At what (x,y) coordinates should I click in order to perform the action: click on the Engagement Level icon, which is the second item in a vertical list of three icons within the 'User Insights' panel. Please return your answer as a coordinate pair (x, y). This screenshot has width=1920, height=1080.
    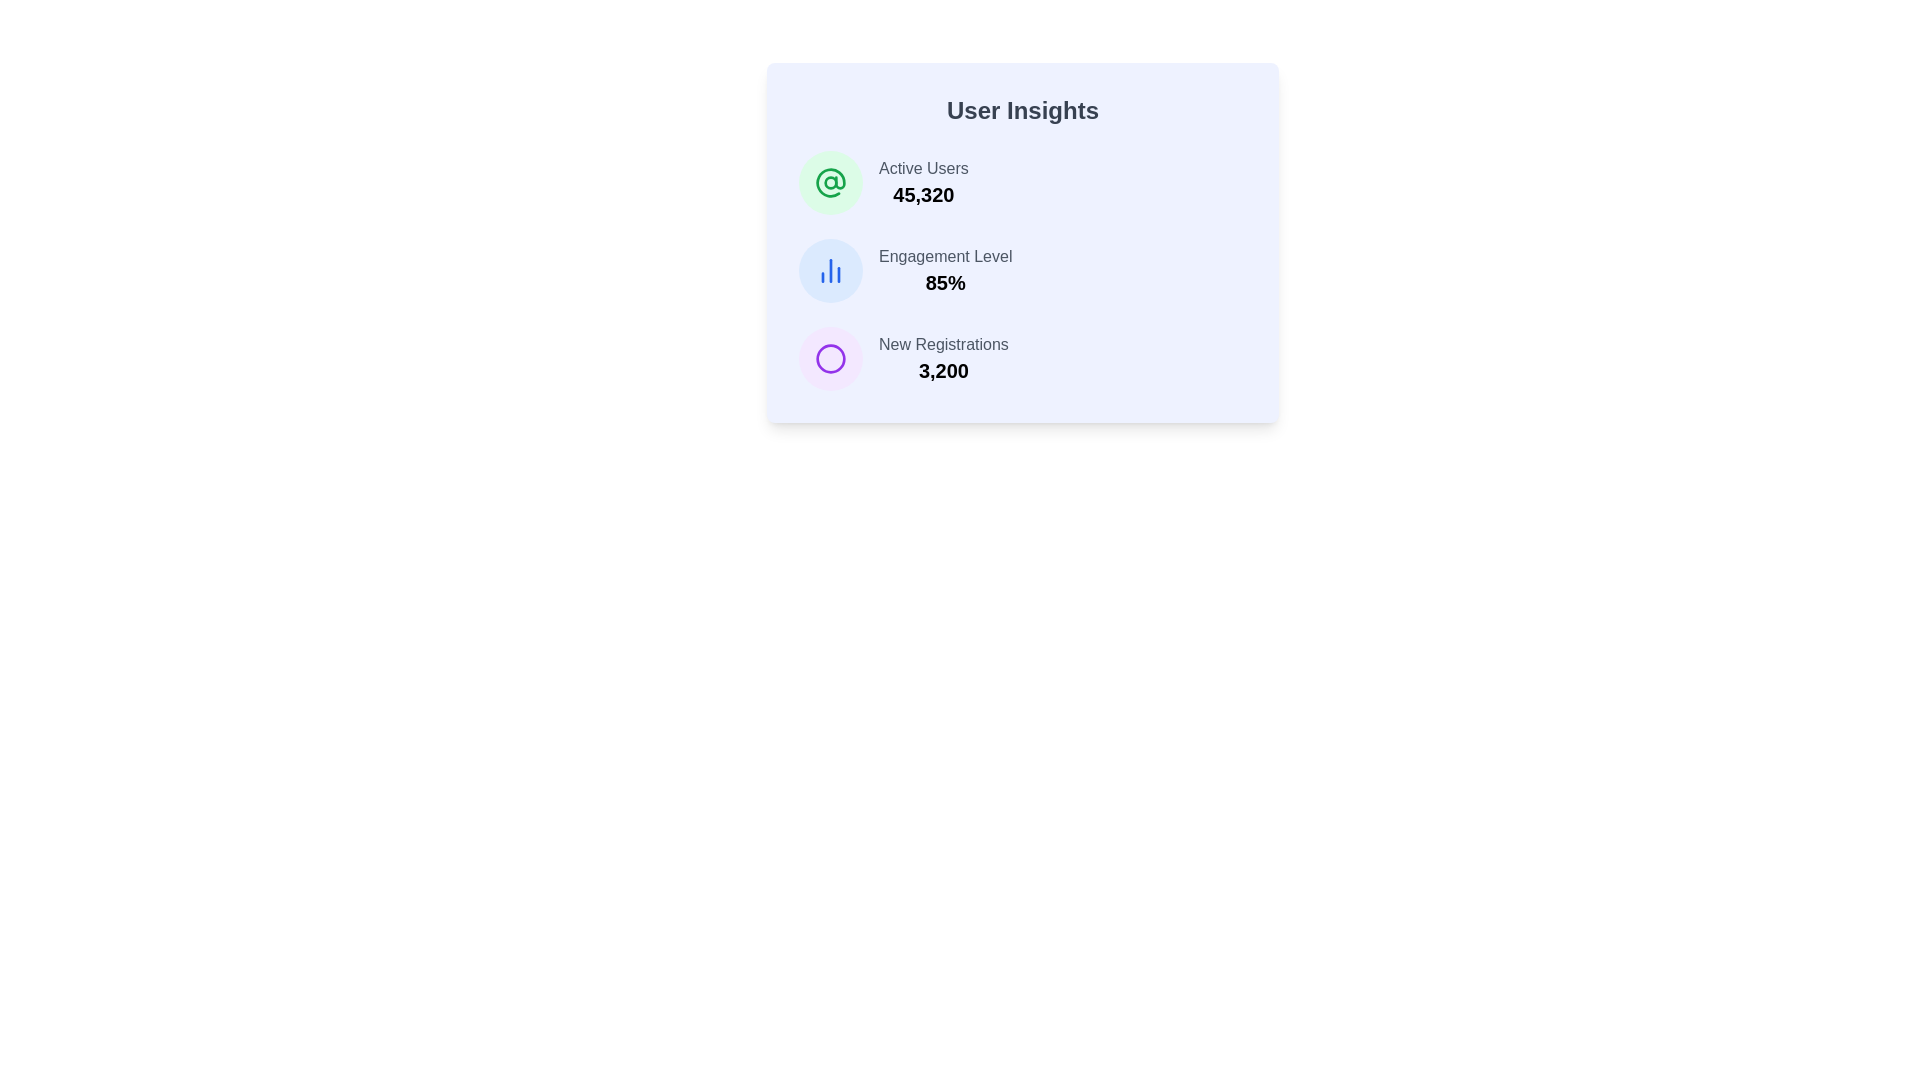
    Looking at the image, I should click on (830, 270).